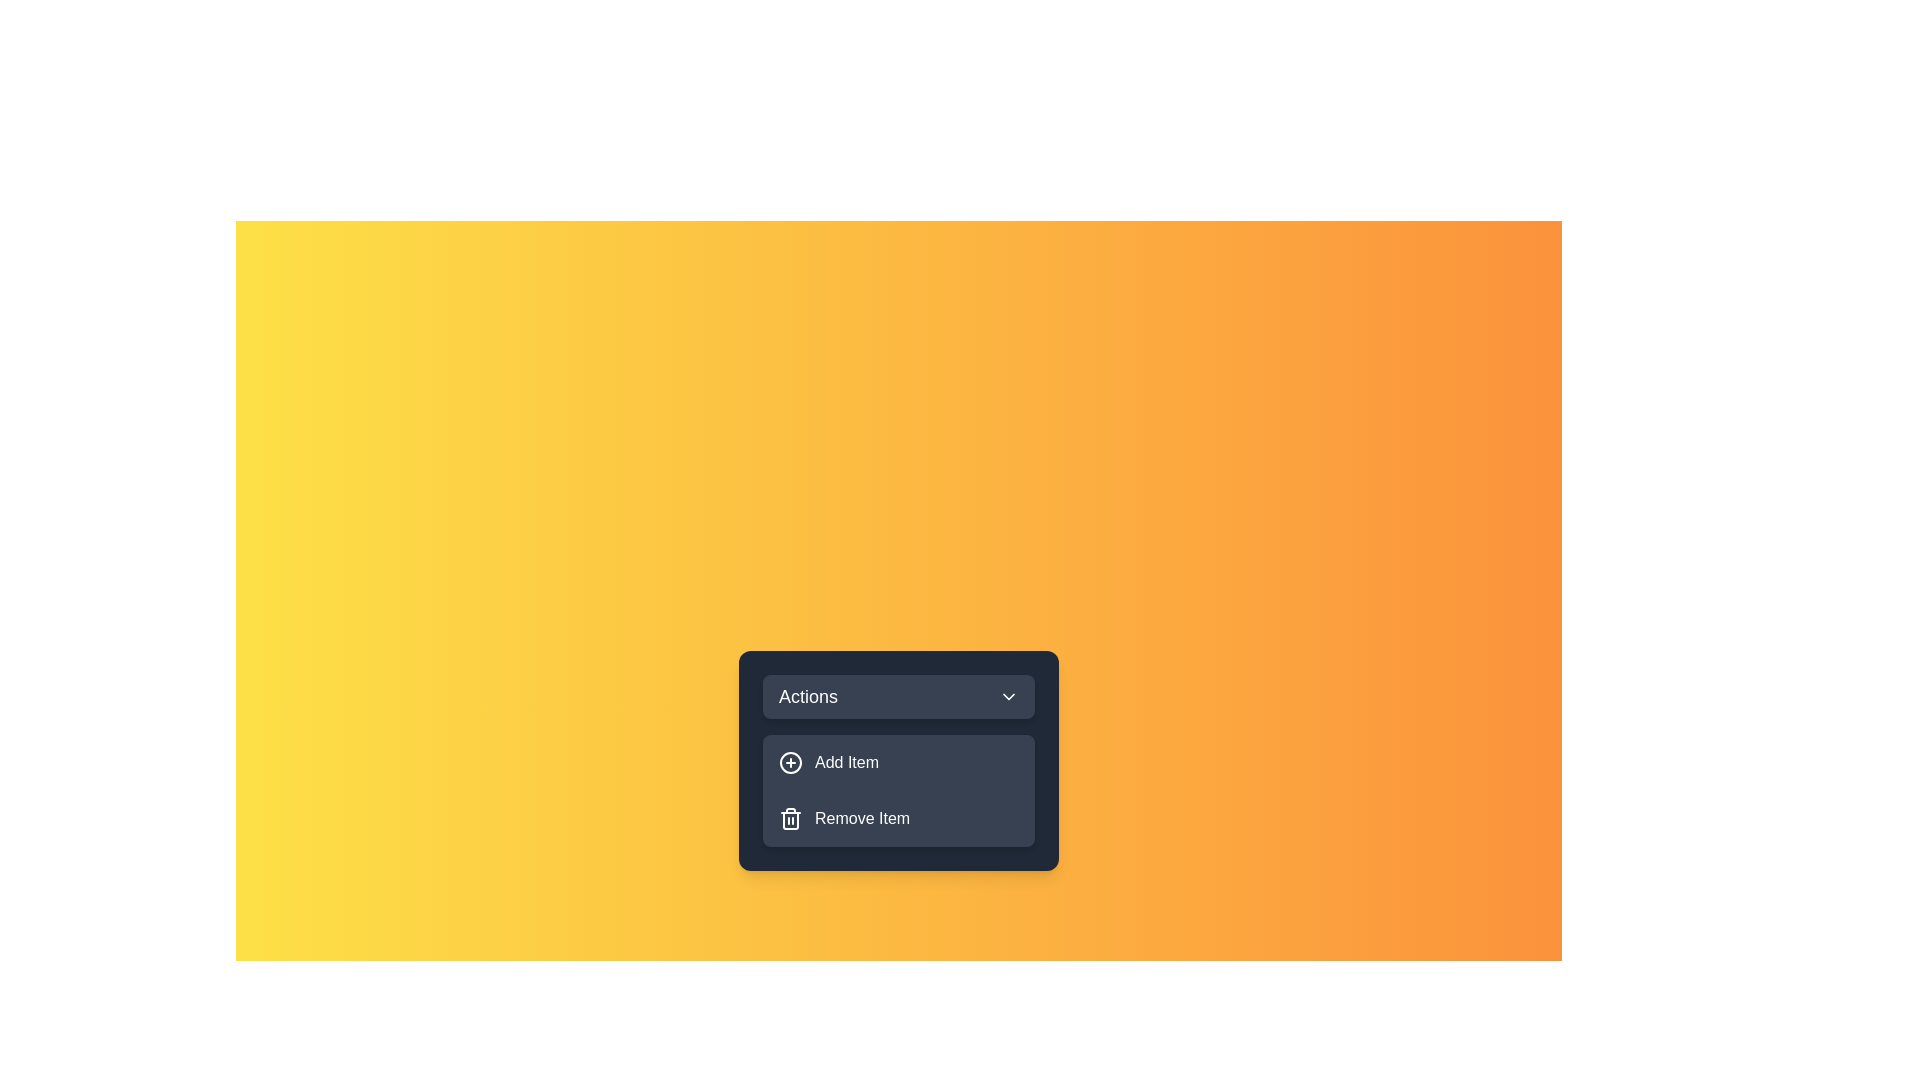 The image size is (1920, 1080). Describe the element at coordinates (897, 696) in the screenshot. I see `the 'Actions' button to toggle the menu` at that location.